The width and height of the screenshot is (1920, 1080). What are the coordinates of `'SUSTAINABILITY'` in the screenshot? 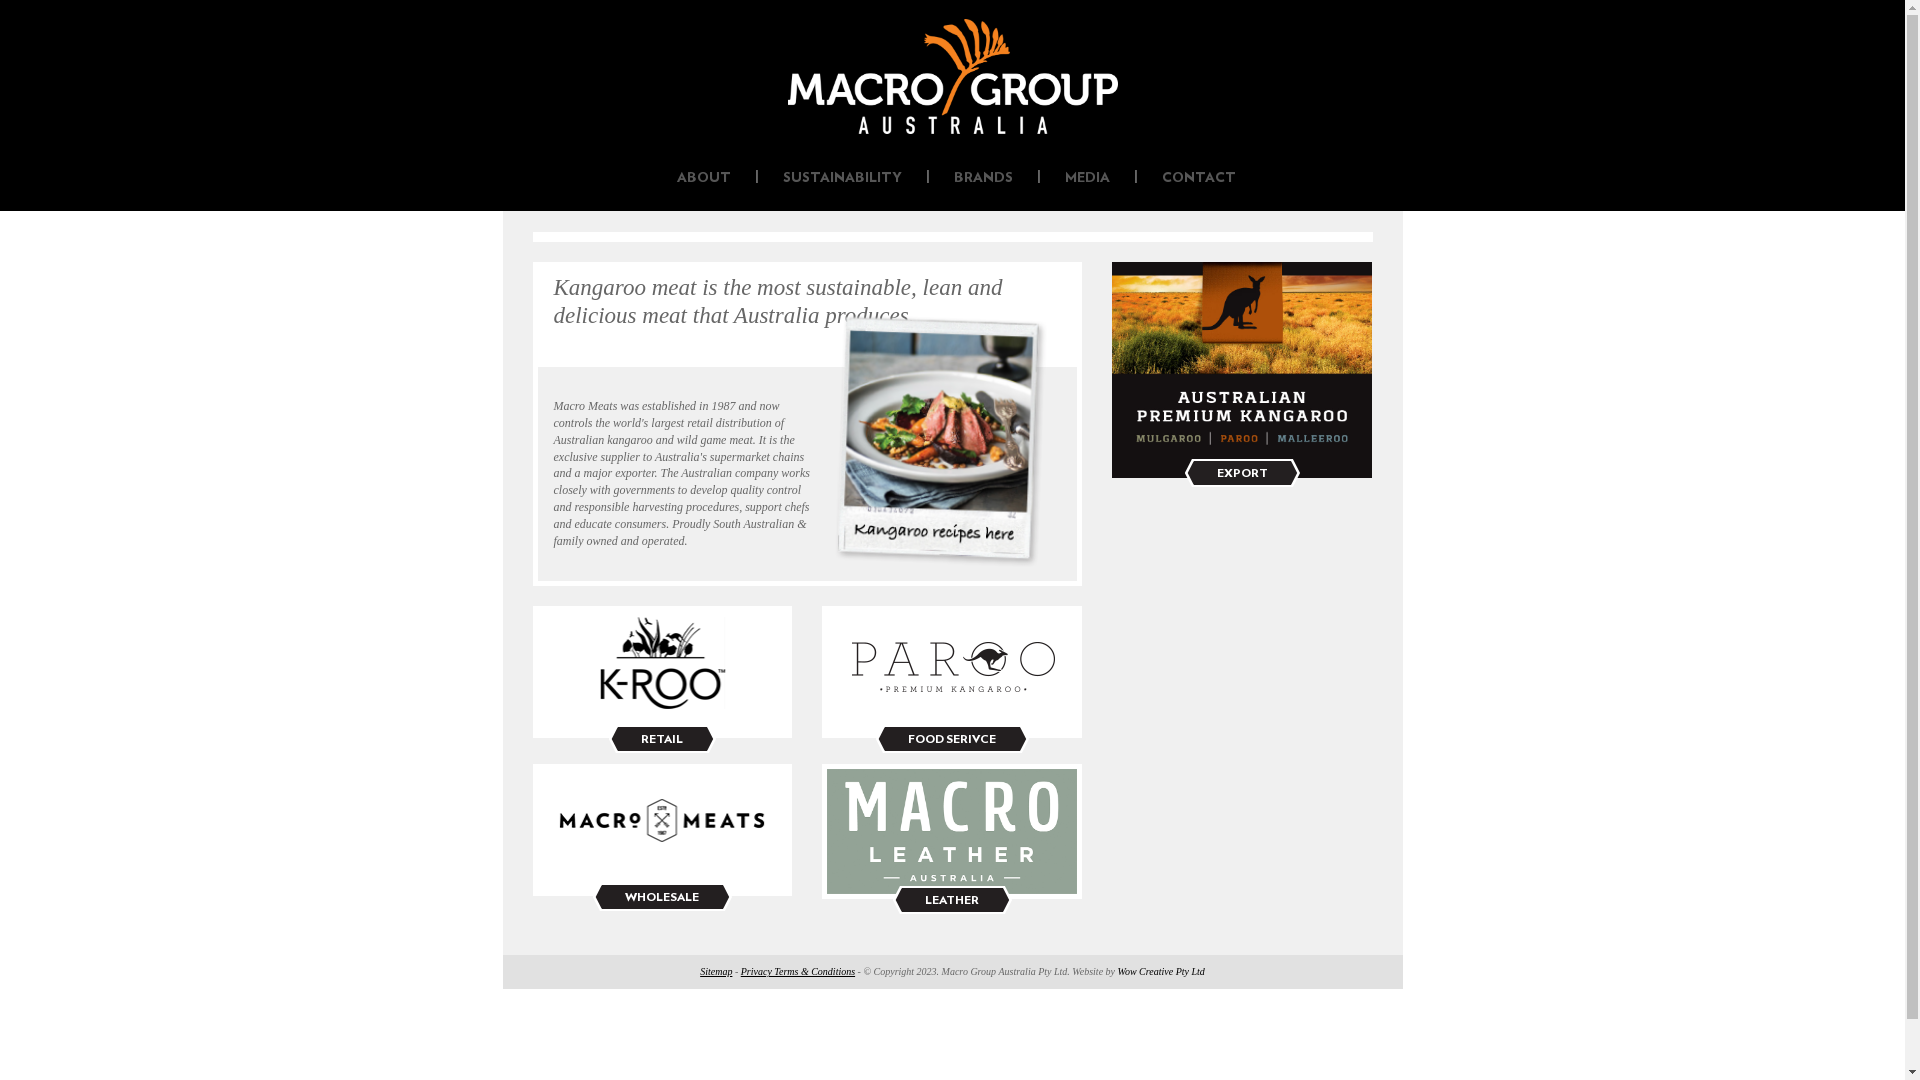 It's located at (842, 176).